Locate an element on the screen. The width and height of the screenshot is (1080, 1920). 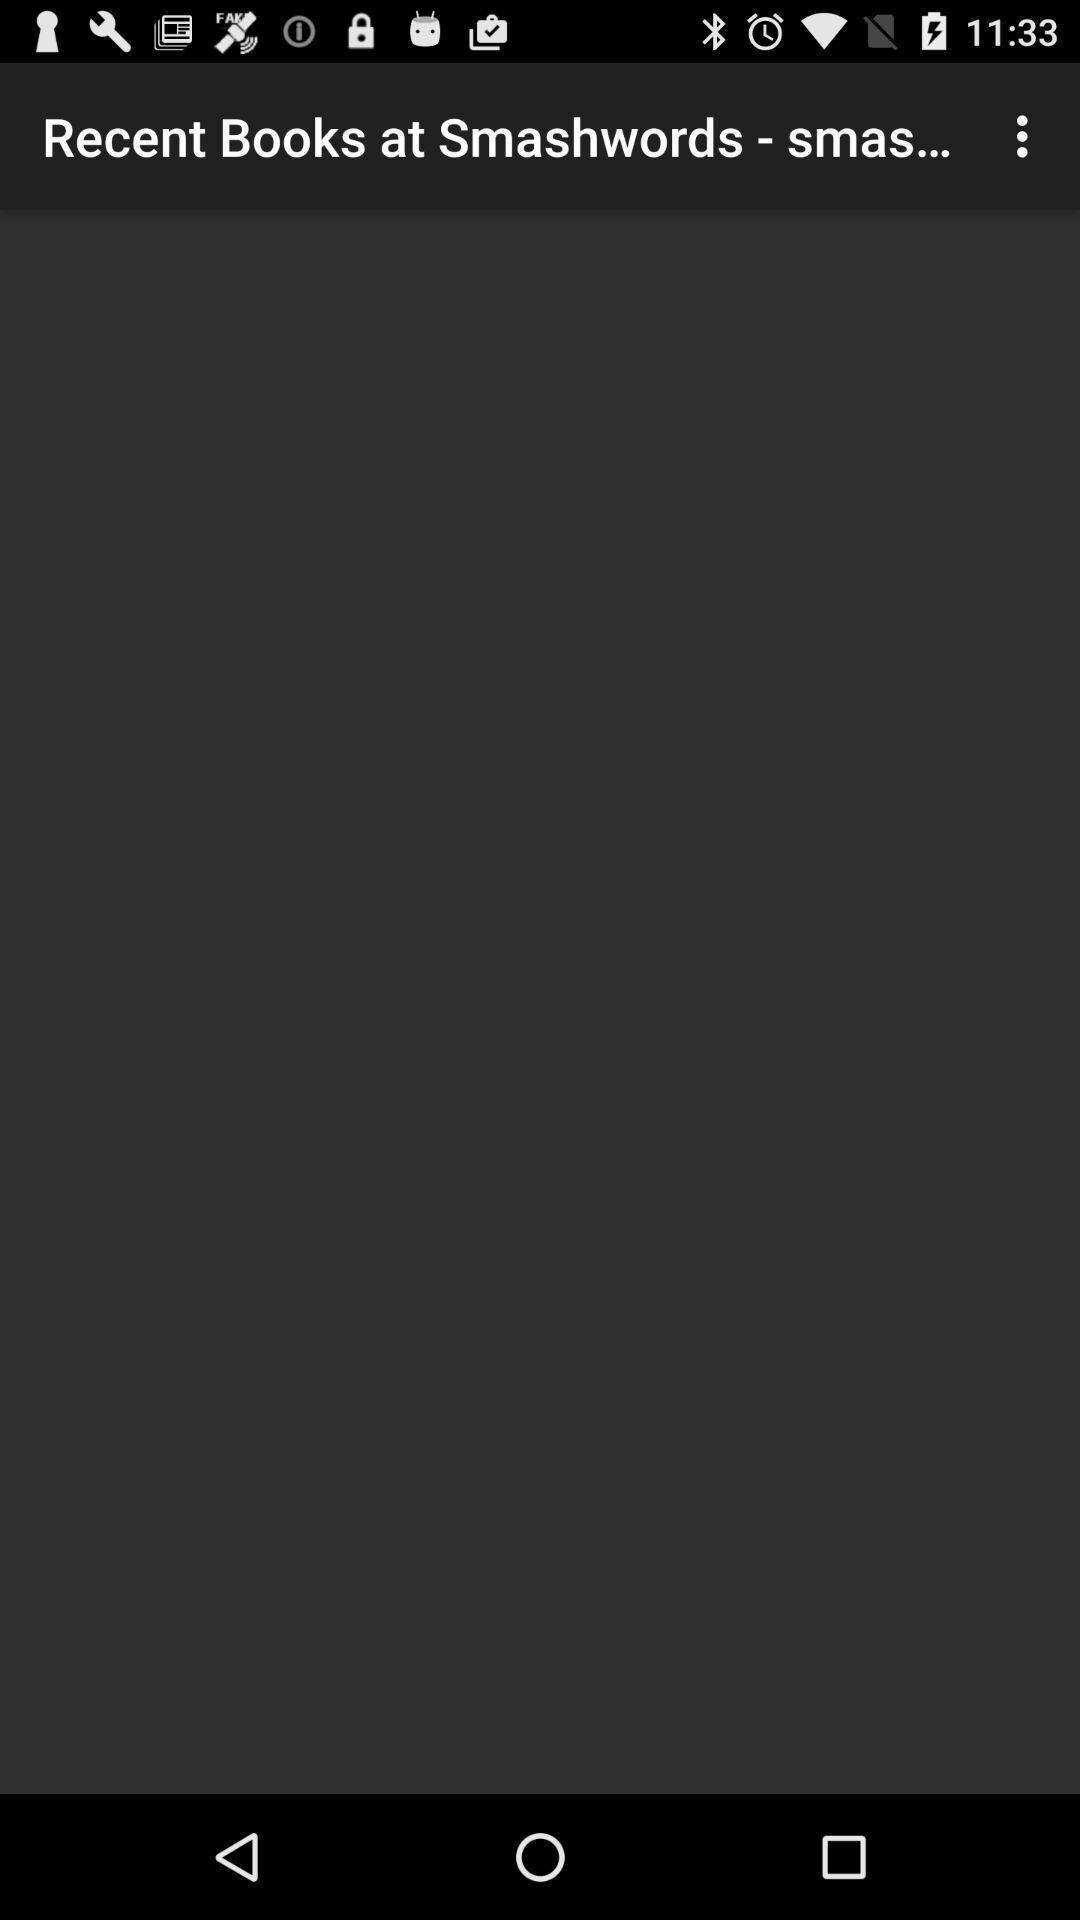
the item at the top right corner is located at coordinates (1027, 135).